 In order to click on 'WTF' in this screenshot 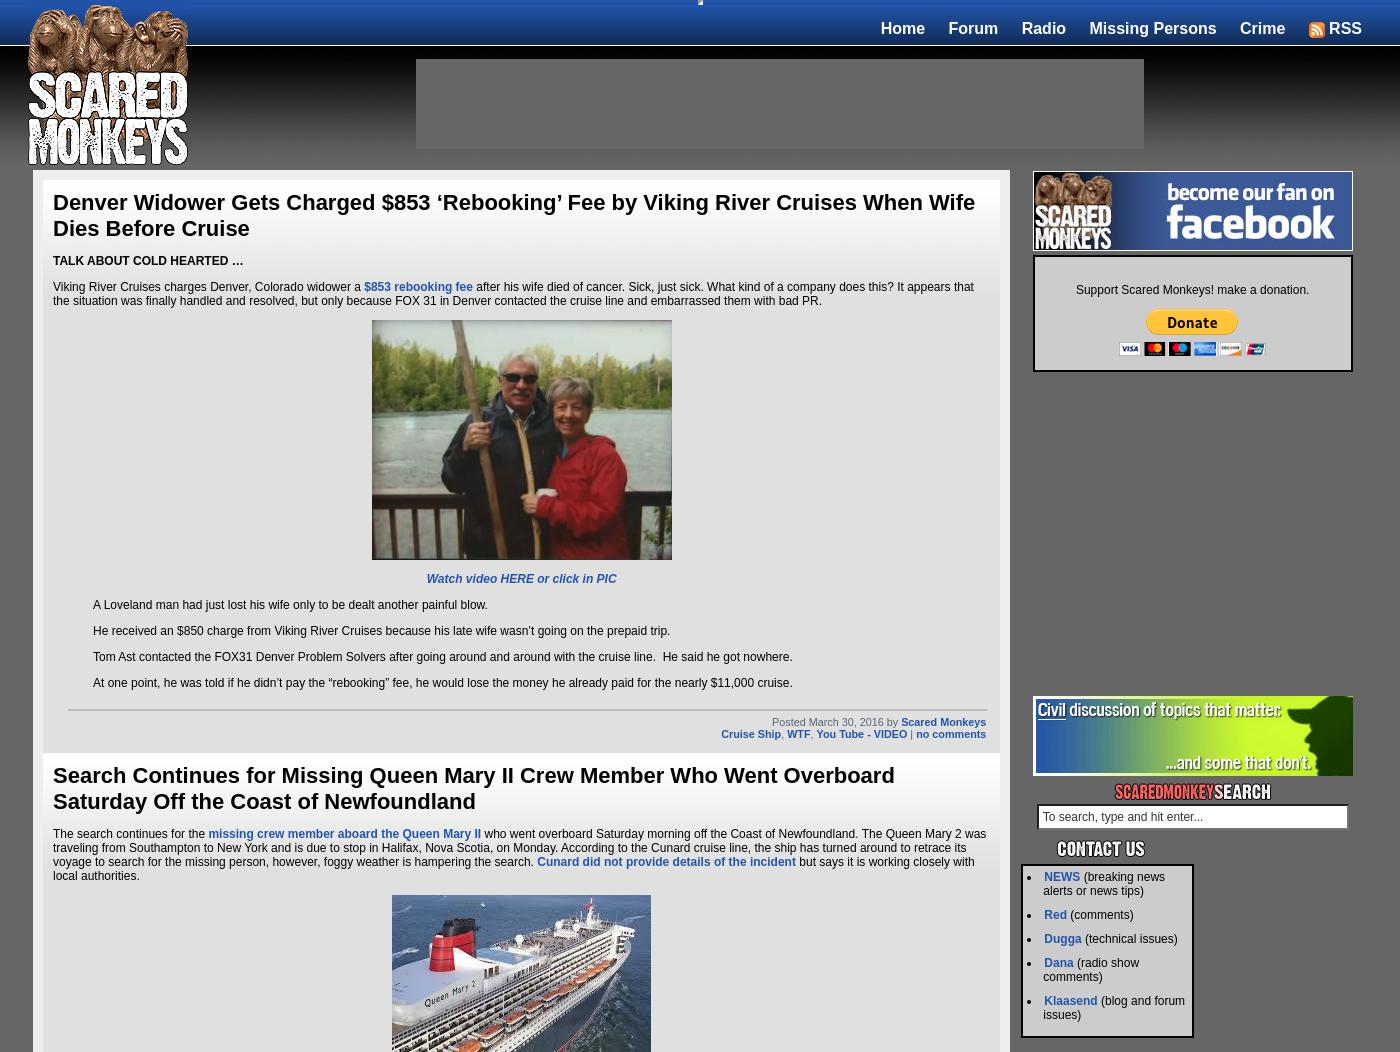, I will do `click(797, 733)`.